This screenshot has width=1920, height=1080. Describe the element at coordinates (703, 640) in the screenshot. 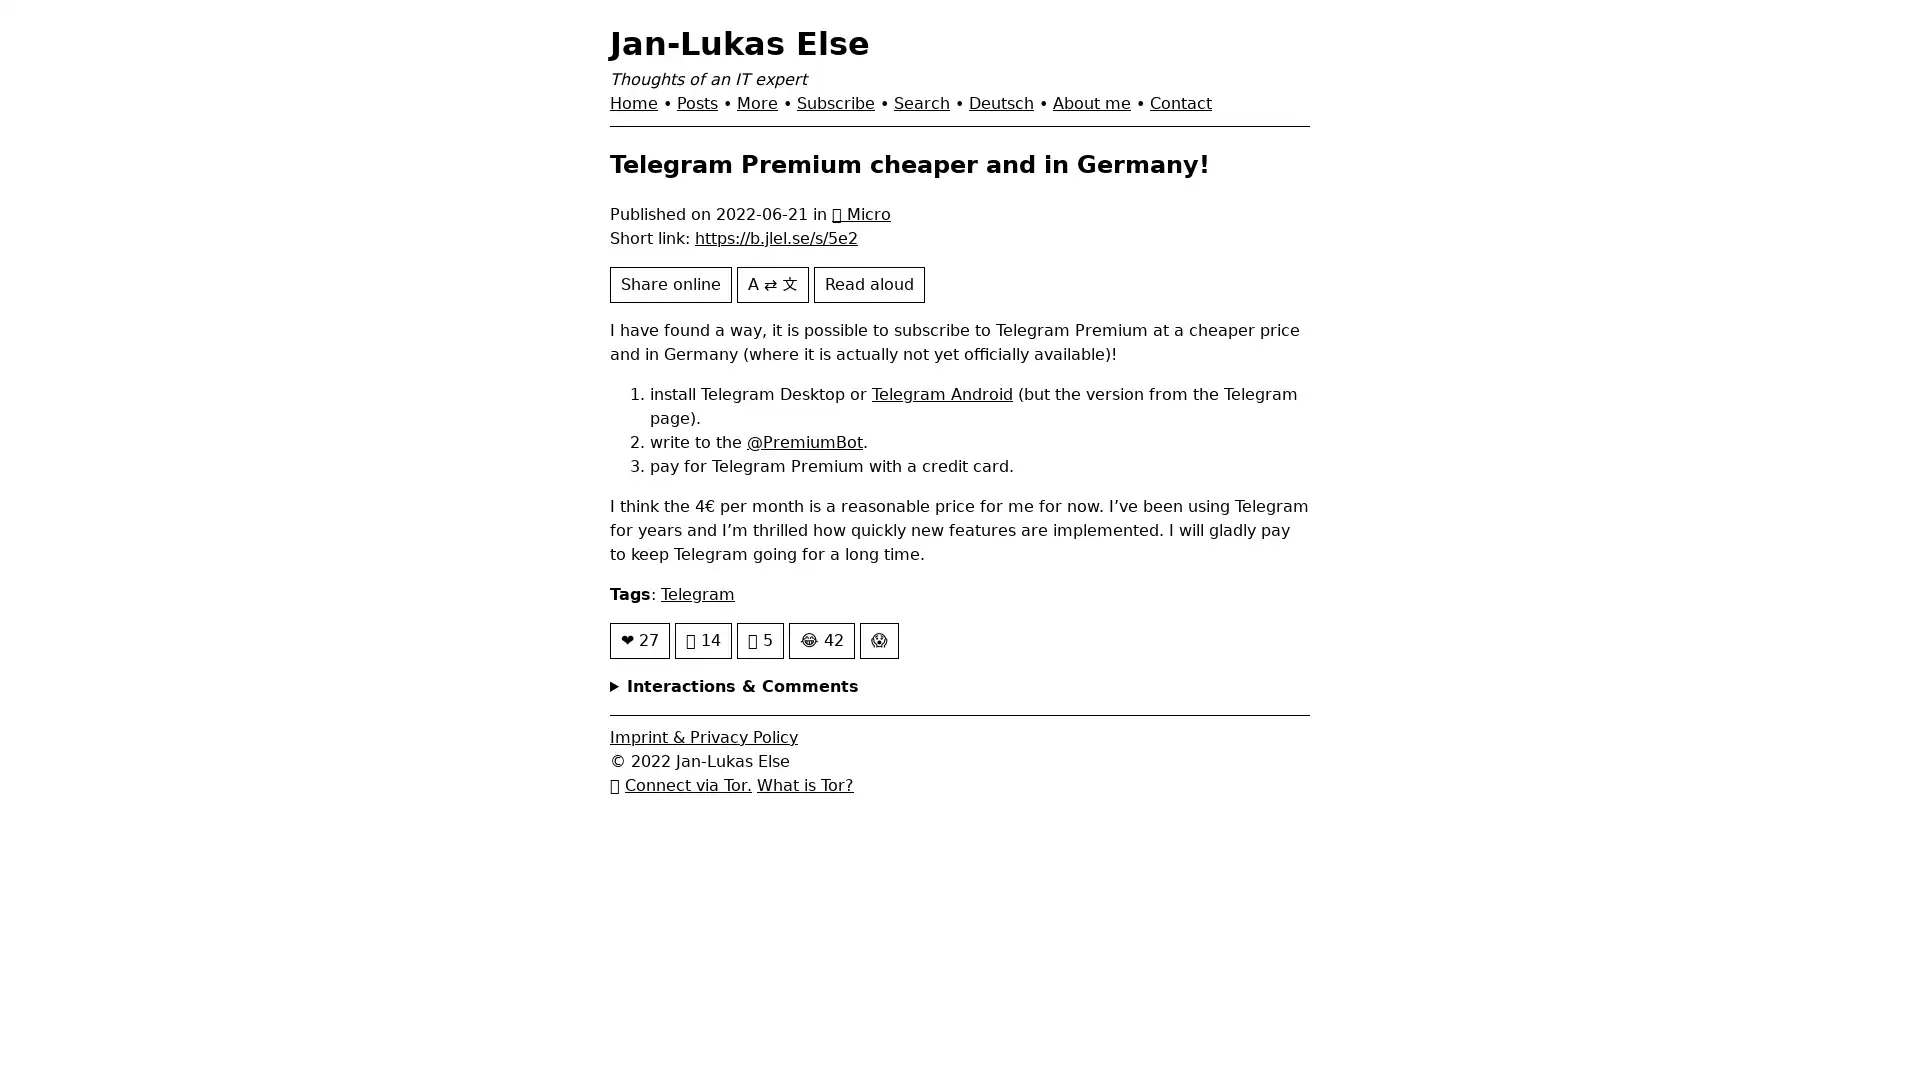

I see `14` at that location.